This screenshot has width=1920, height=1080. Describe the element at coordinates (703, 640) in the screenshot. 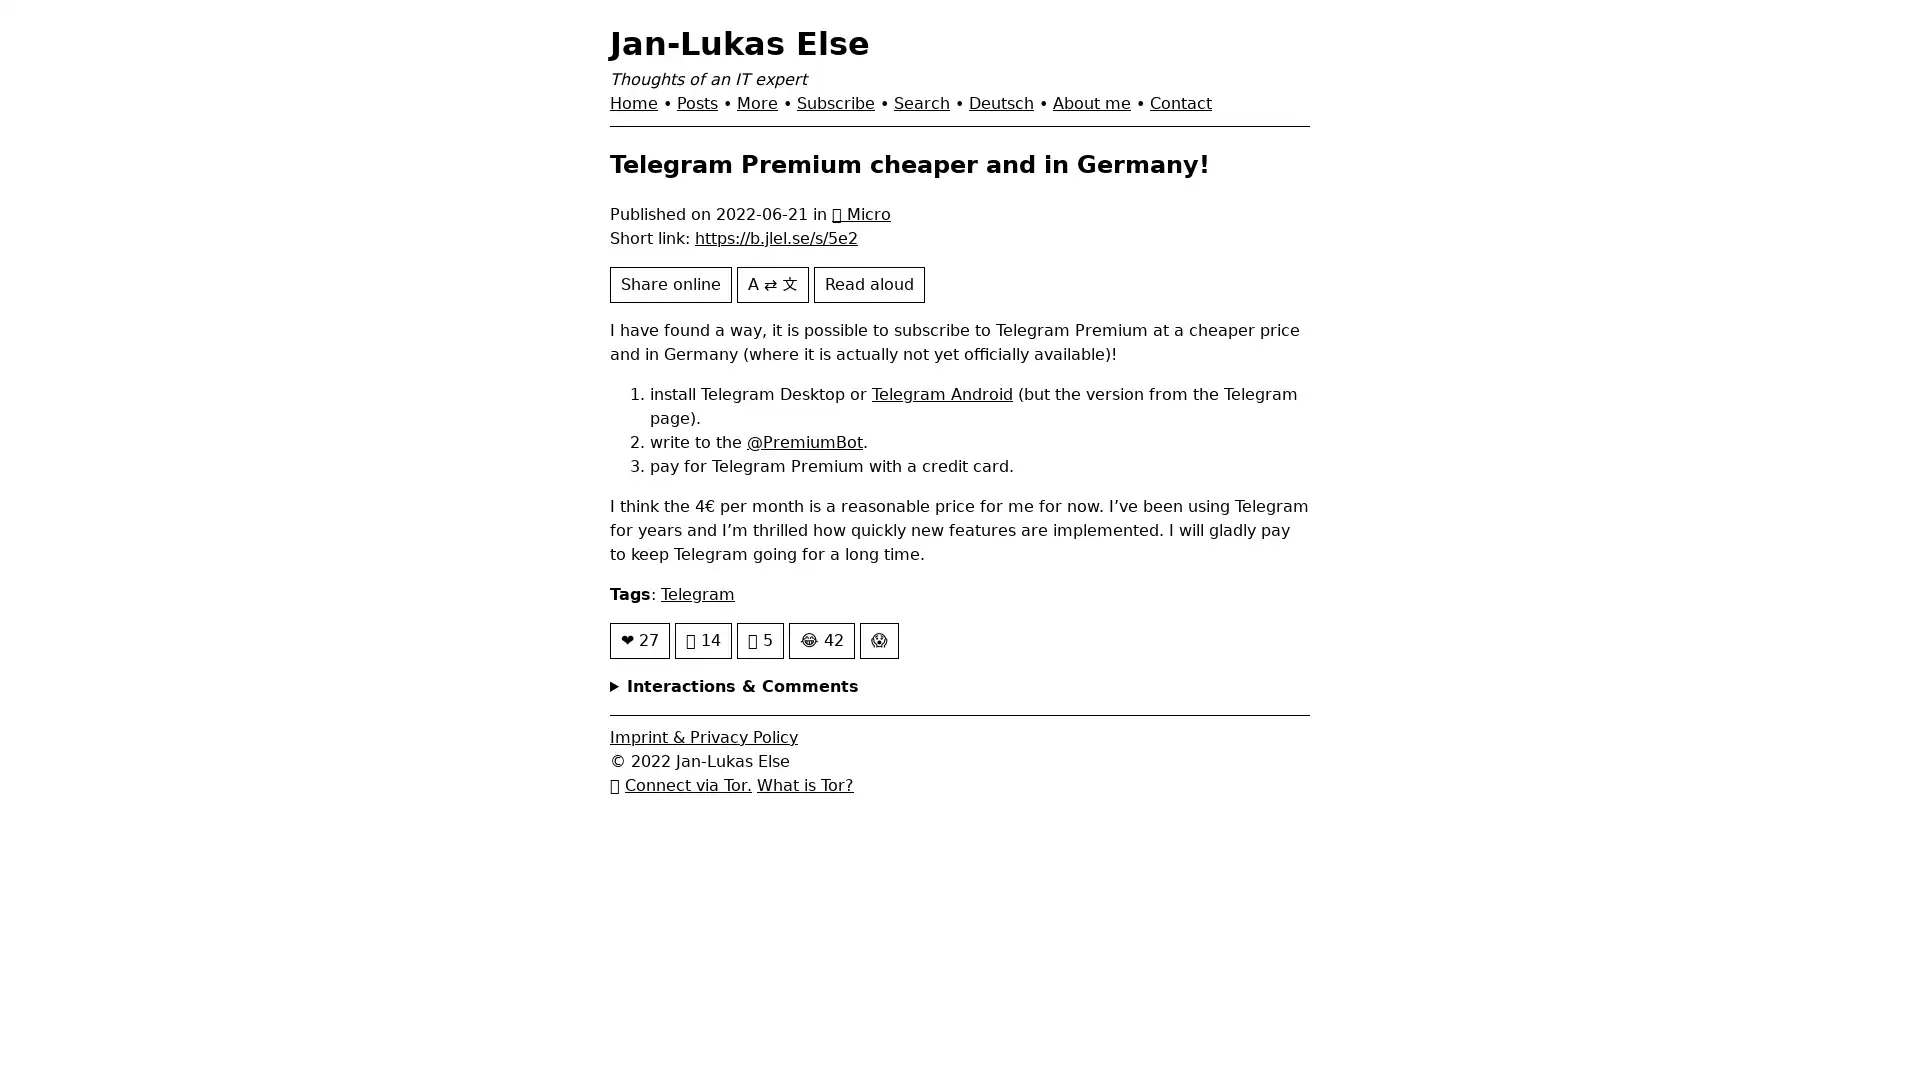

I see `14` at that location.